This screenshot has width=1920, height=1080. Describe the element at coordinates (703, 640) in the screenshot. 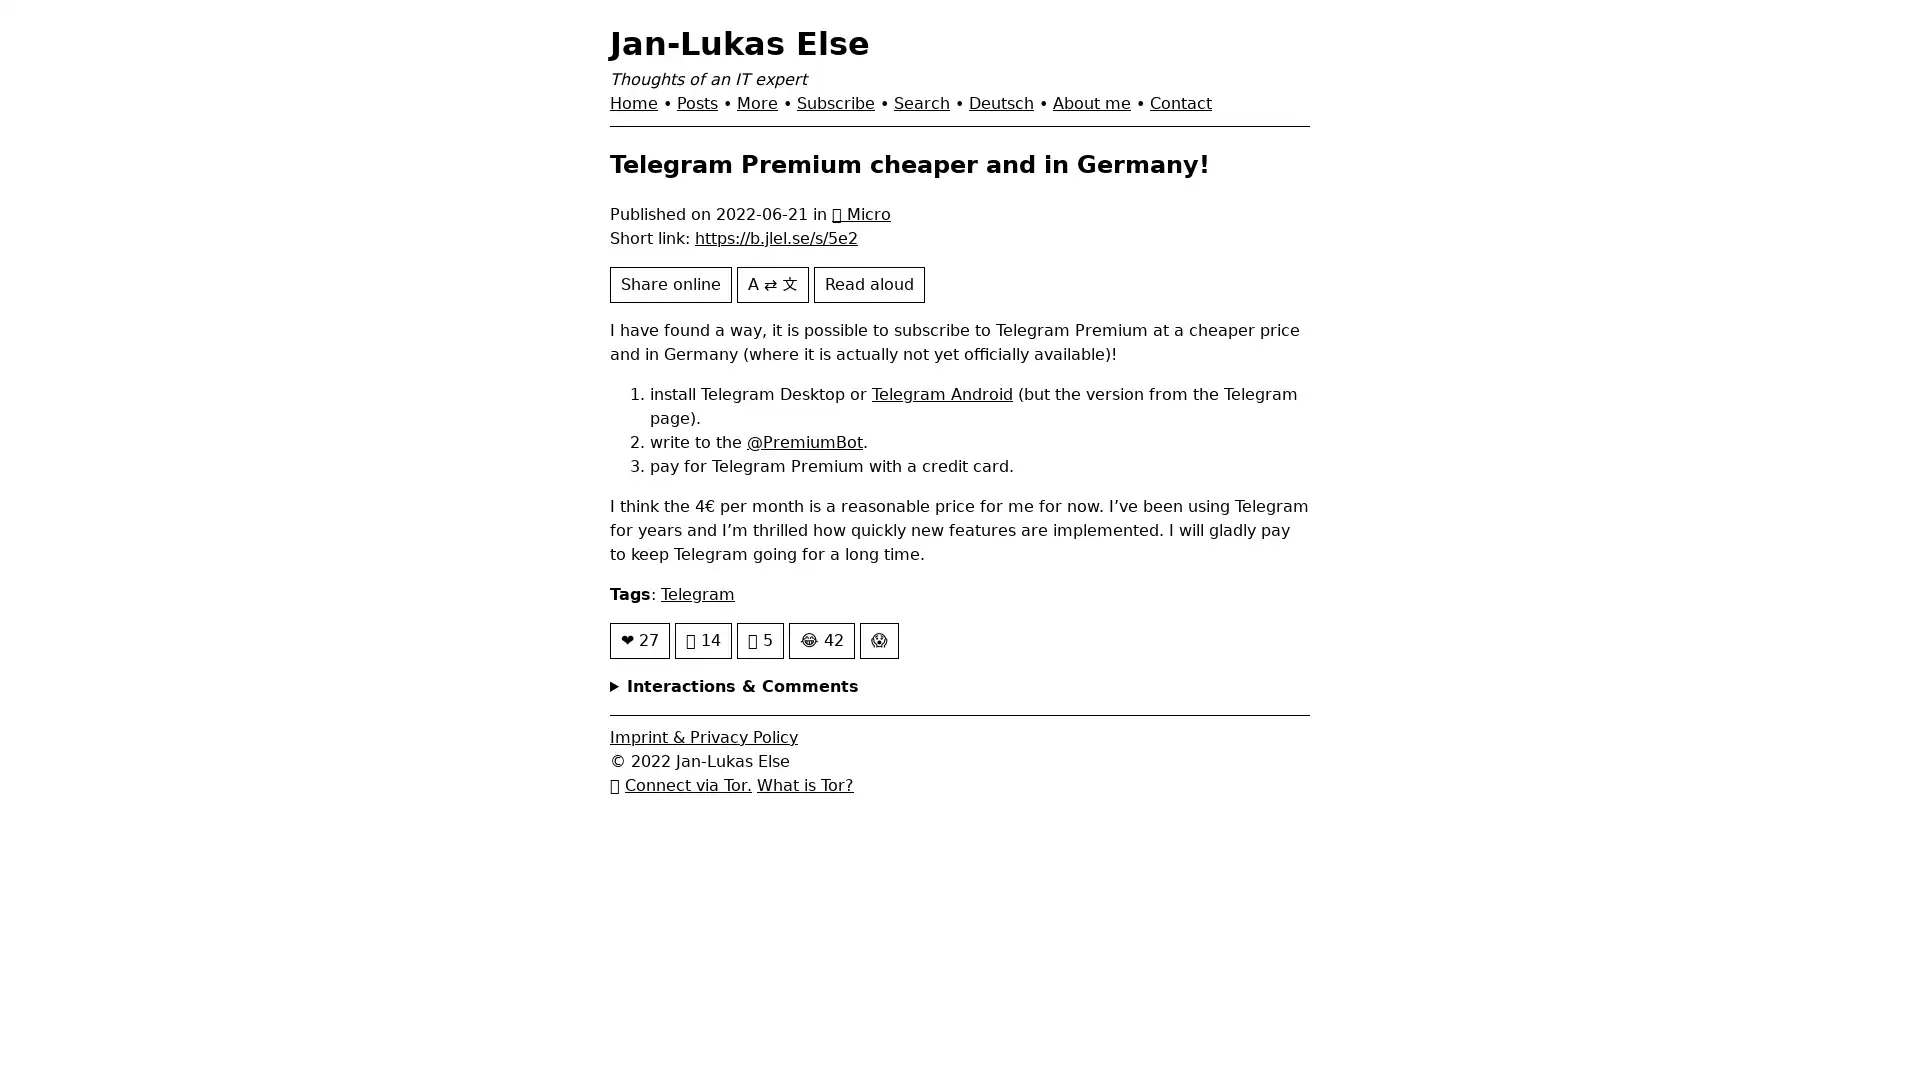

I see `14` at that location.